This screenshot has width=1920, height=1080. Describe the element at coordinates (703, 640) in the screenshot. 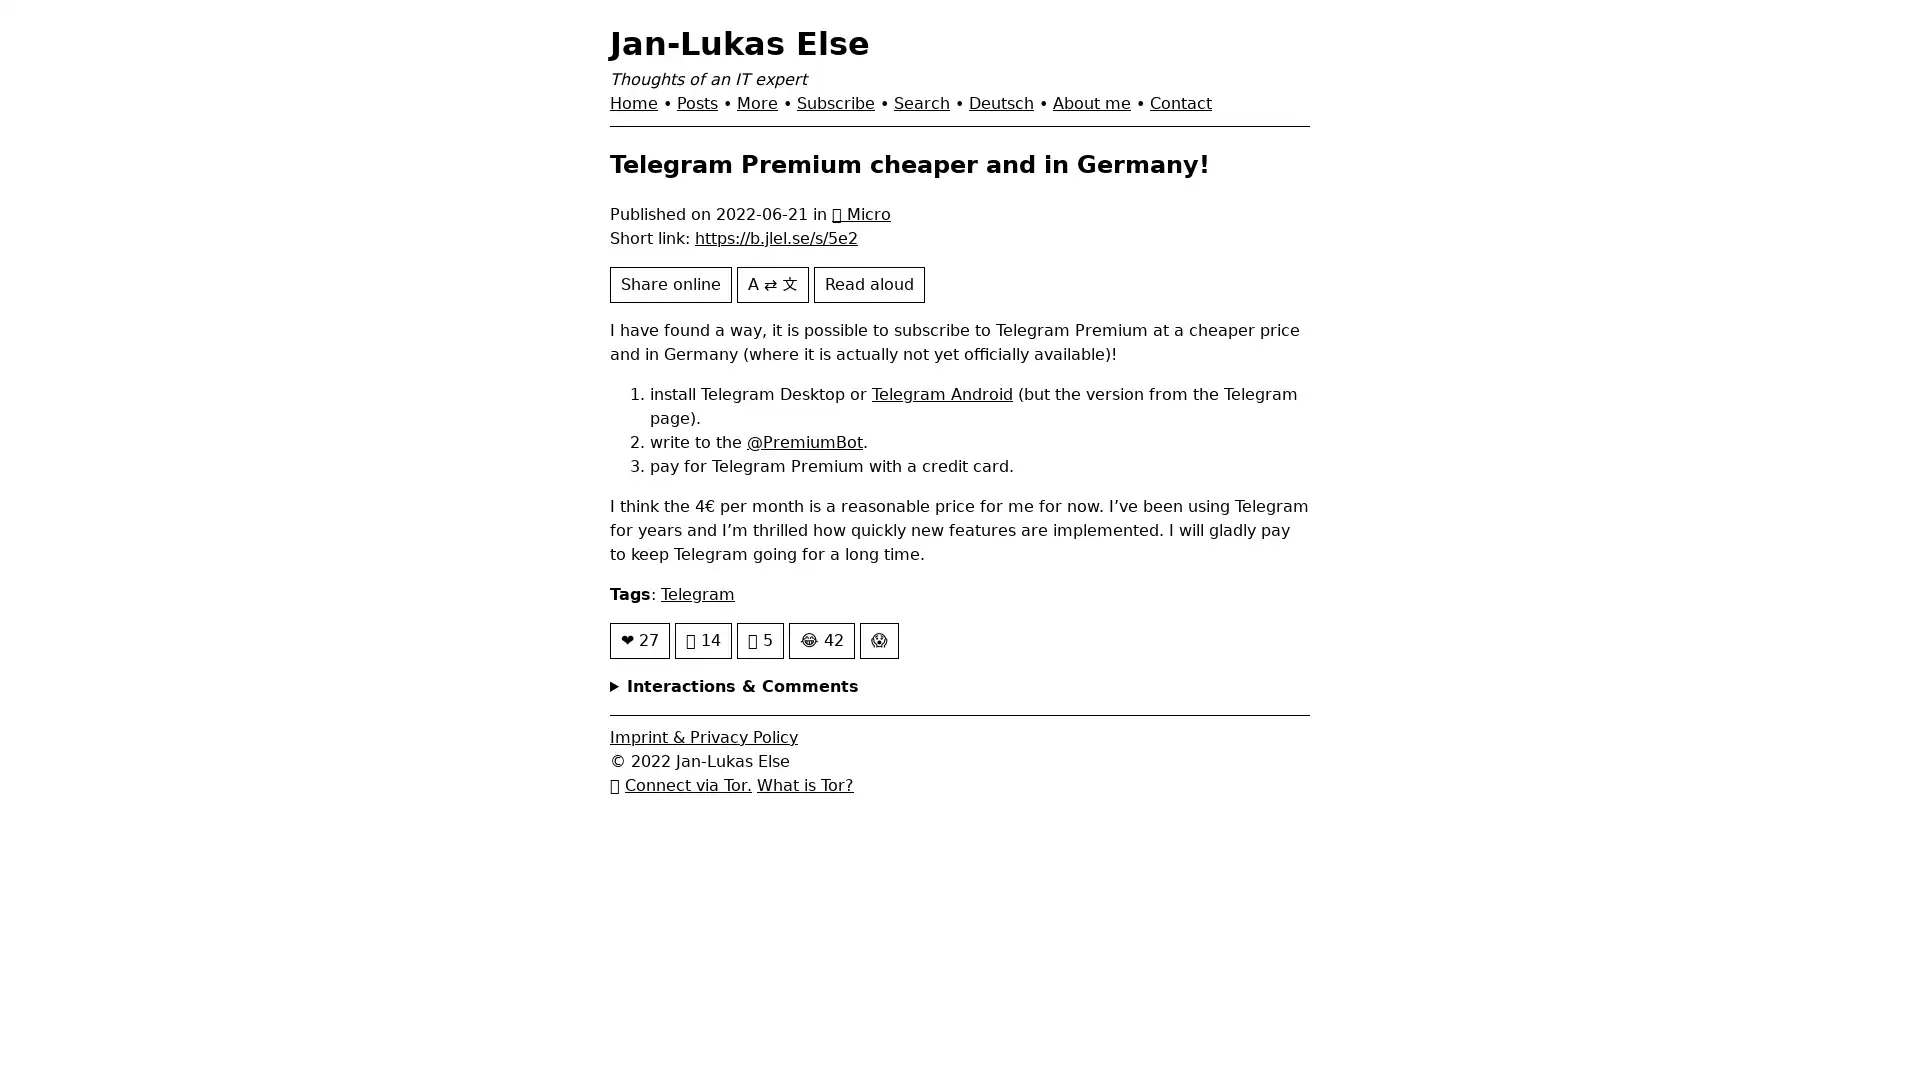

I see `14` at that location.